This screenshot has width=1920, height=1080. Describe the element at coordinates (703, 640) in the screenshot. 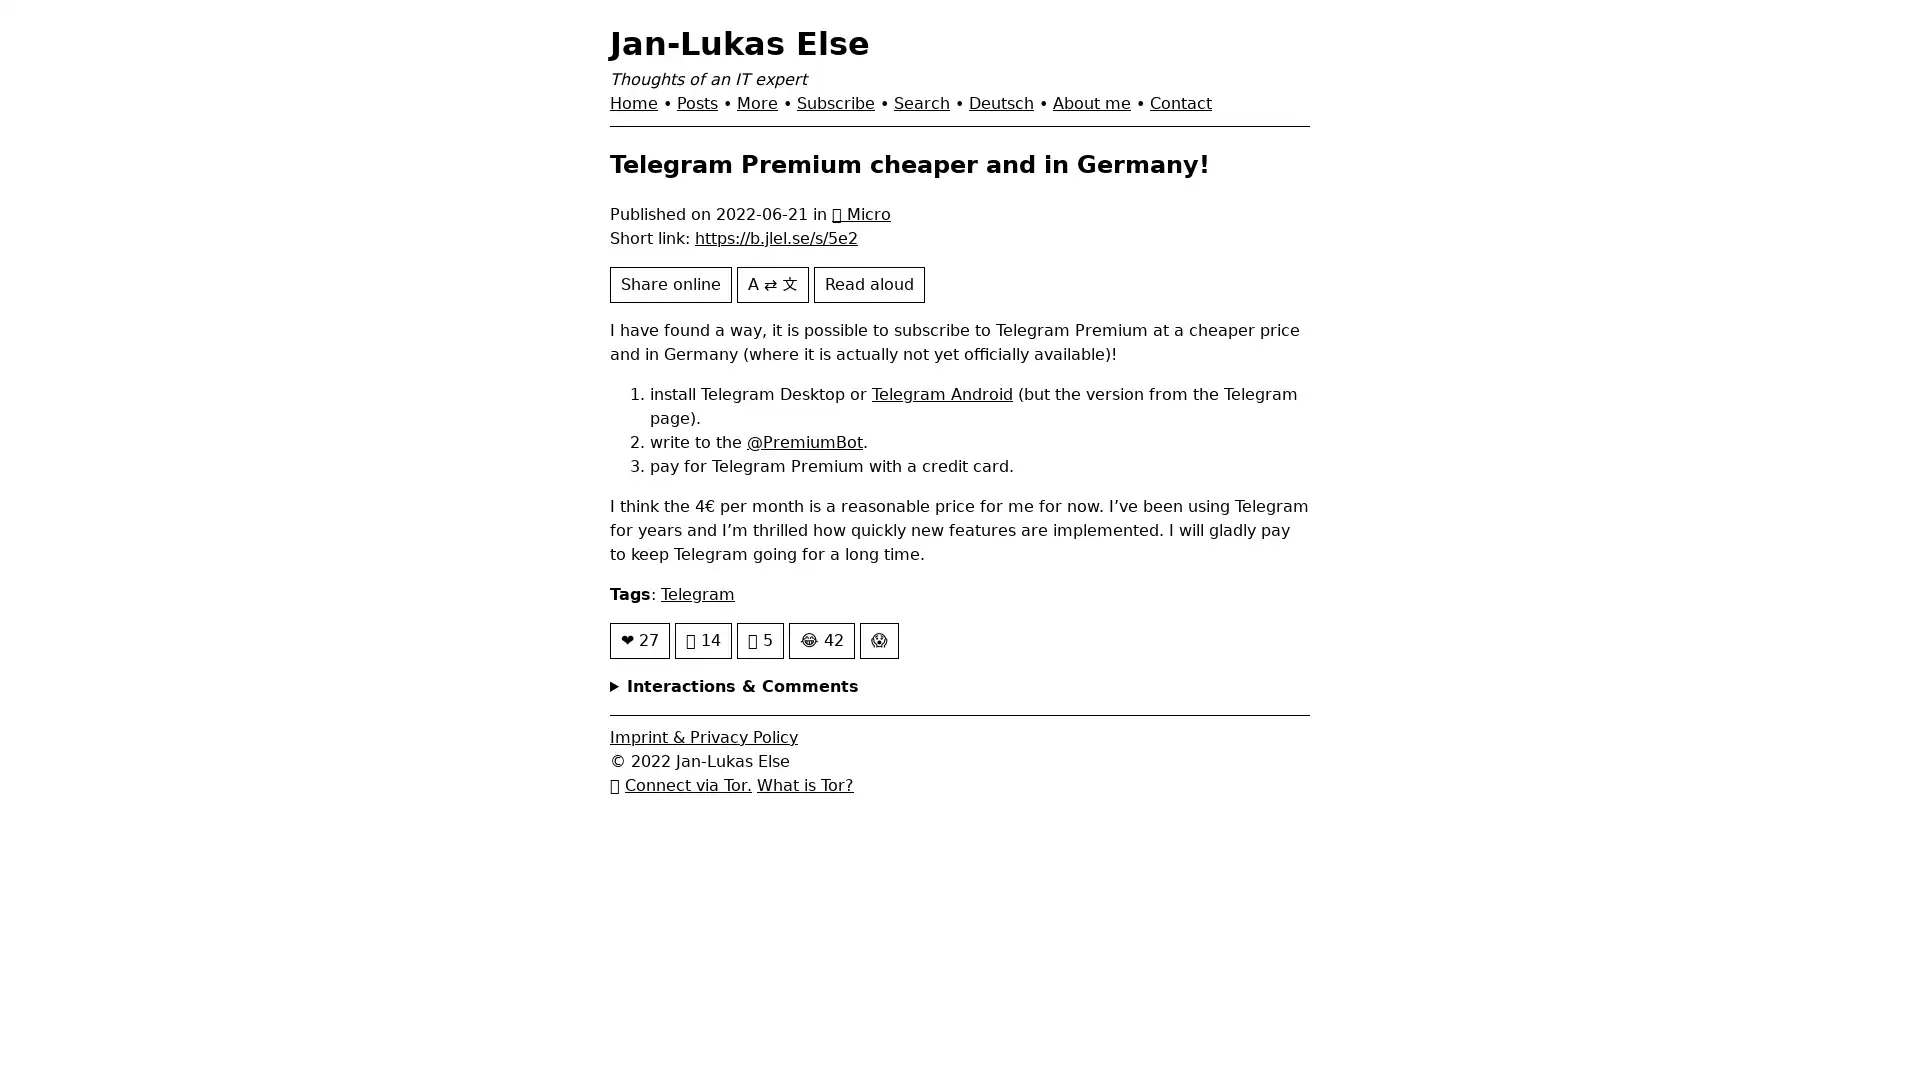

I see `14` at that location.